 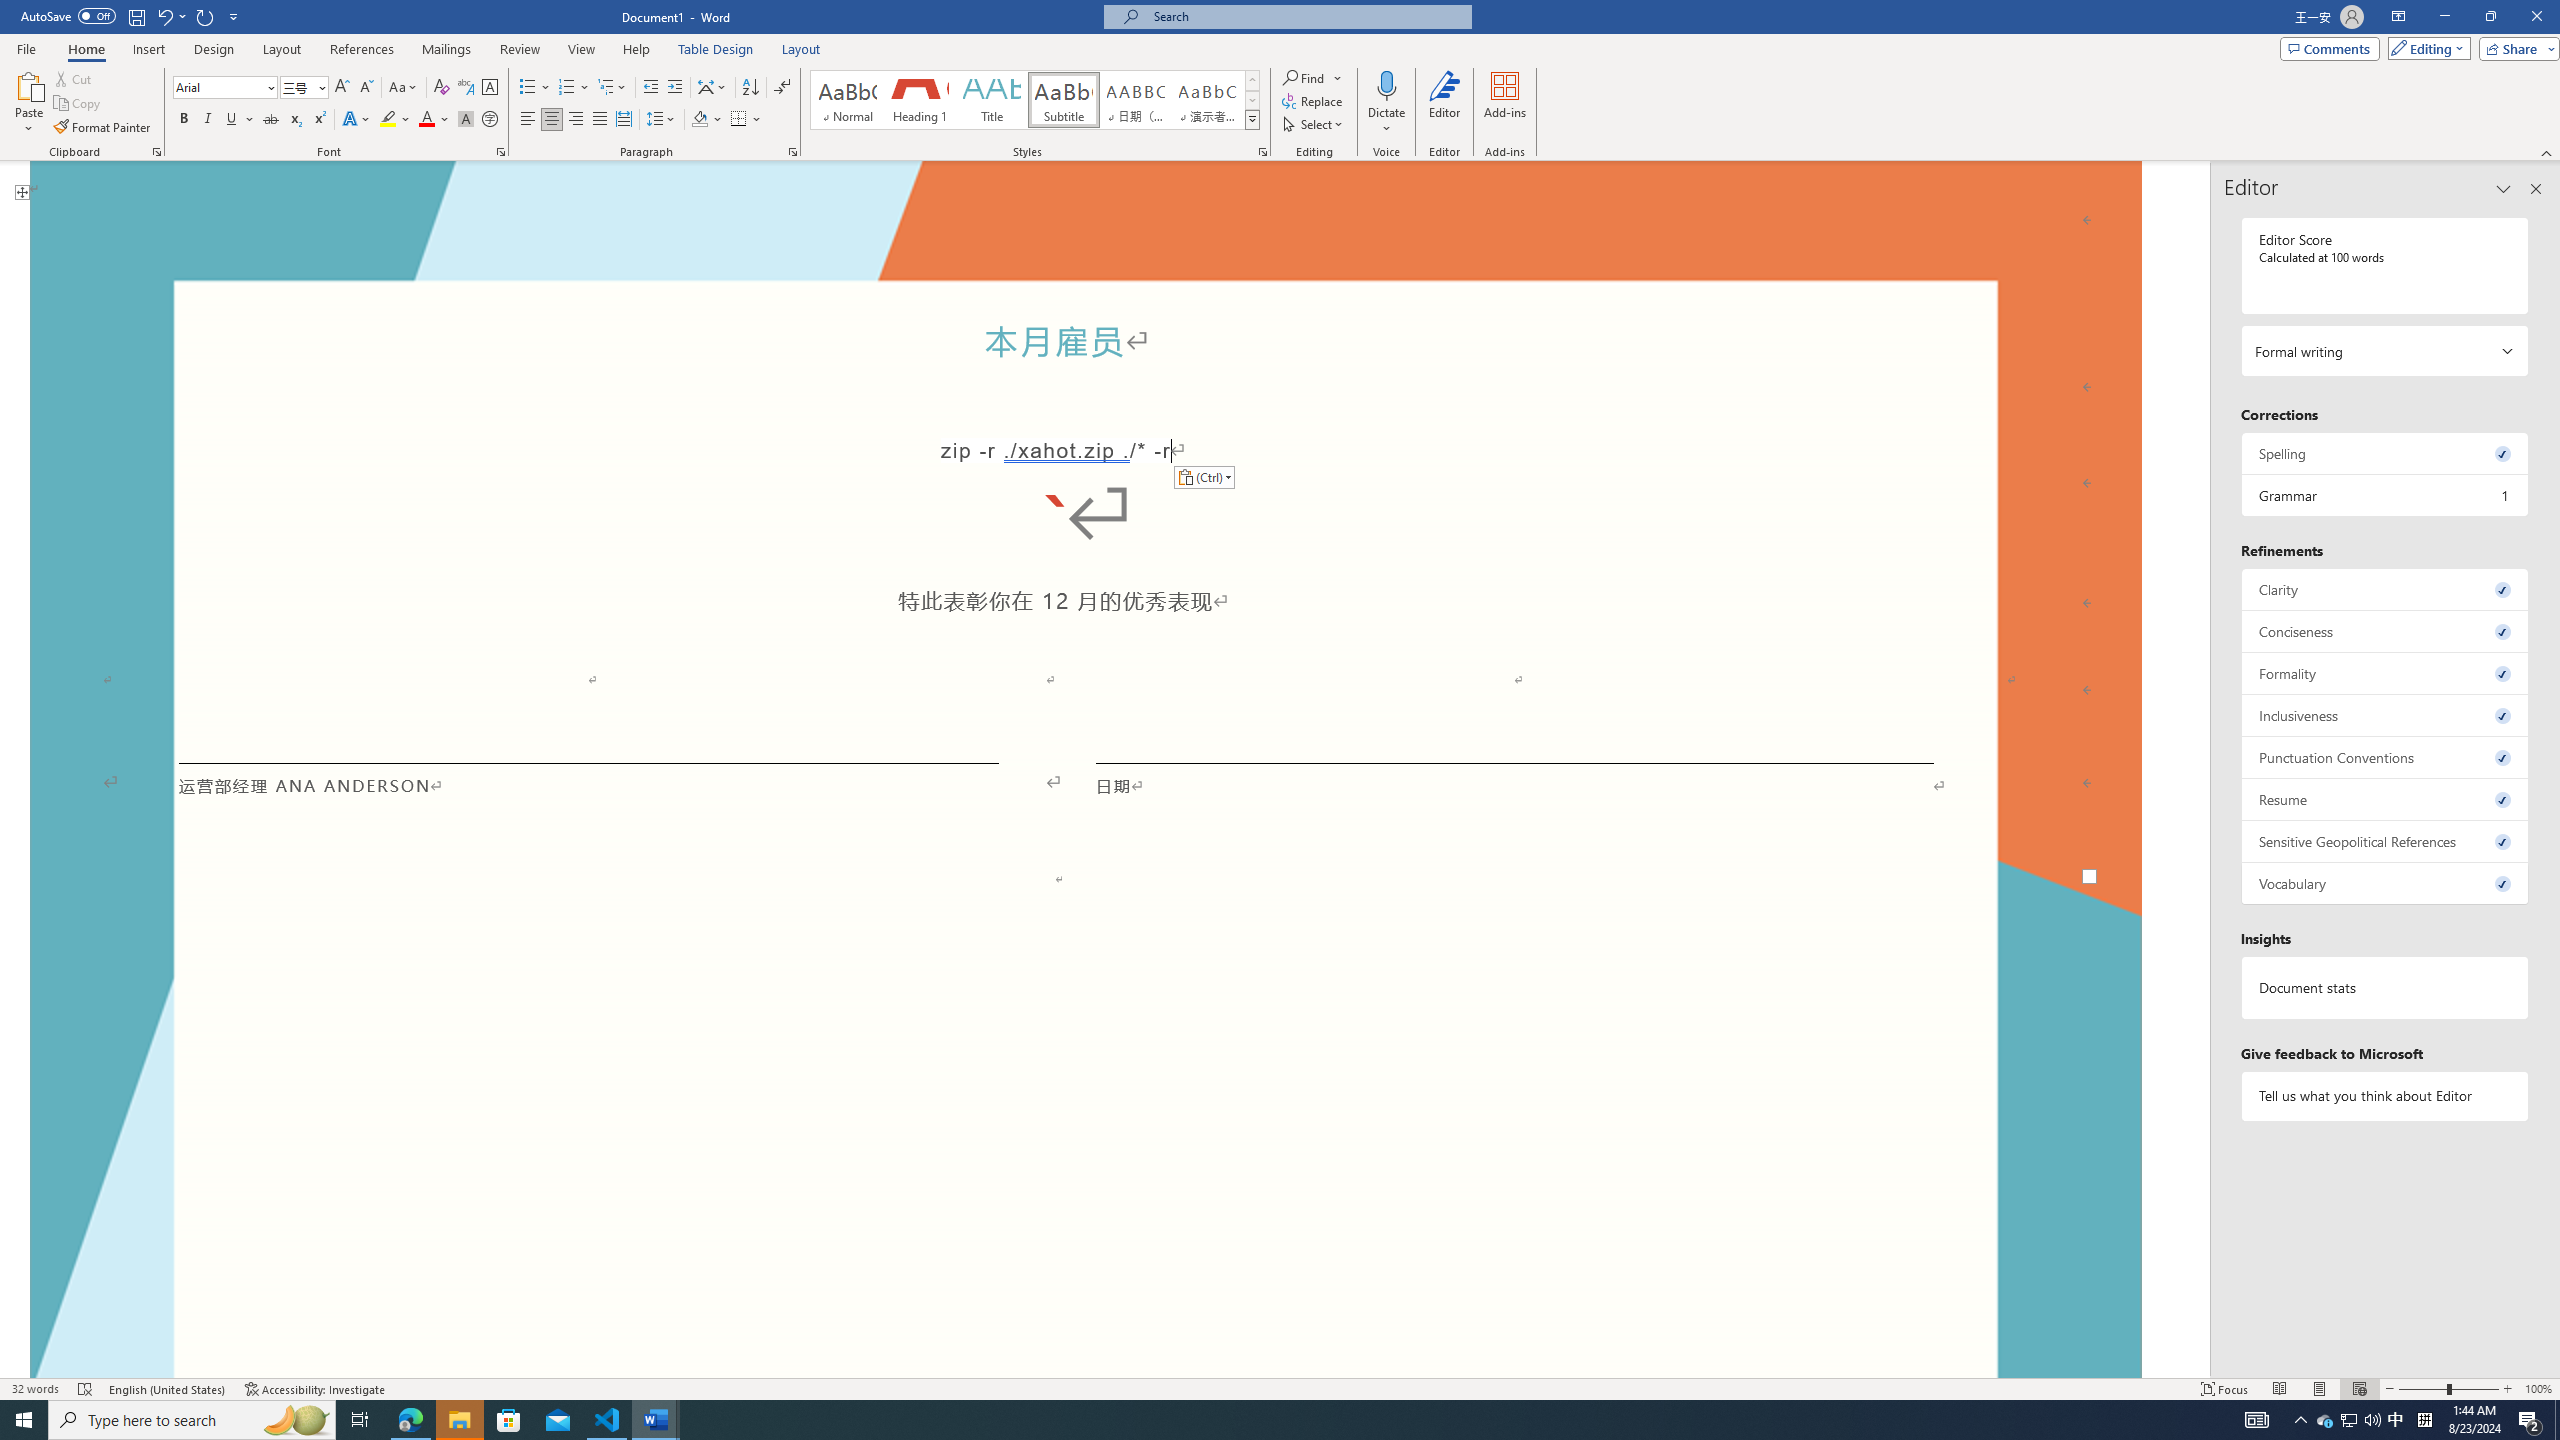 What do you see at coordinates (2384, 1095) in the screenshot?
I see `'Tell us what you think about Editor'` at bounding box center [2384, 1095].